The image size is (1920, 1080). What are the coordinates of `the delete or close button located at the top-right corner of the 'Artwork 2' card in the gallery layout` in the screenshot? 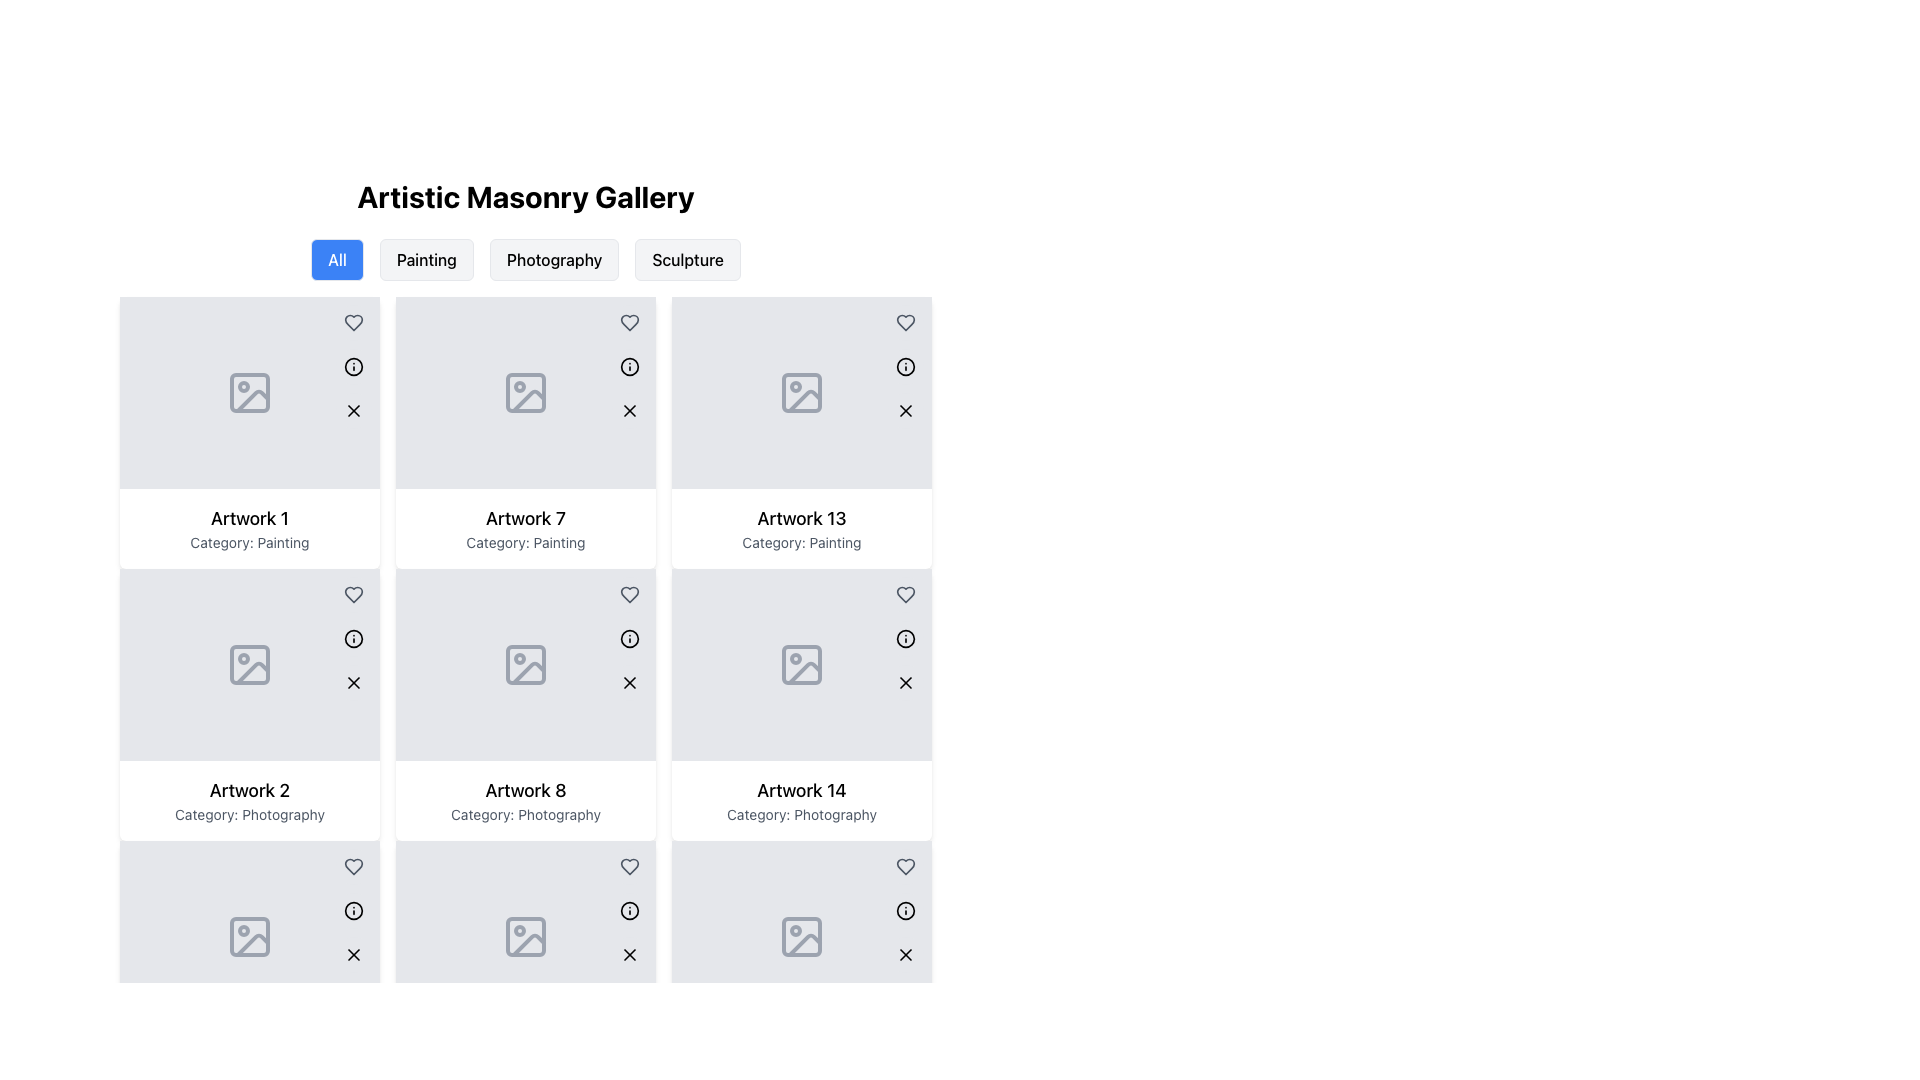 It's located at (354, 681).